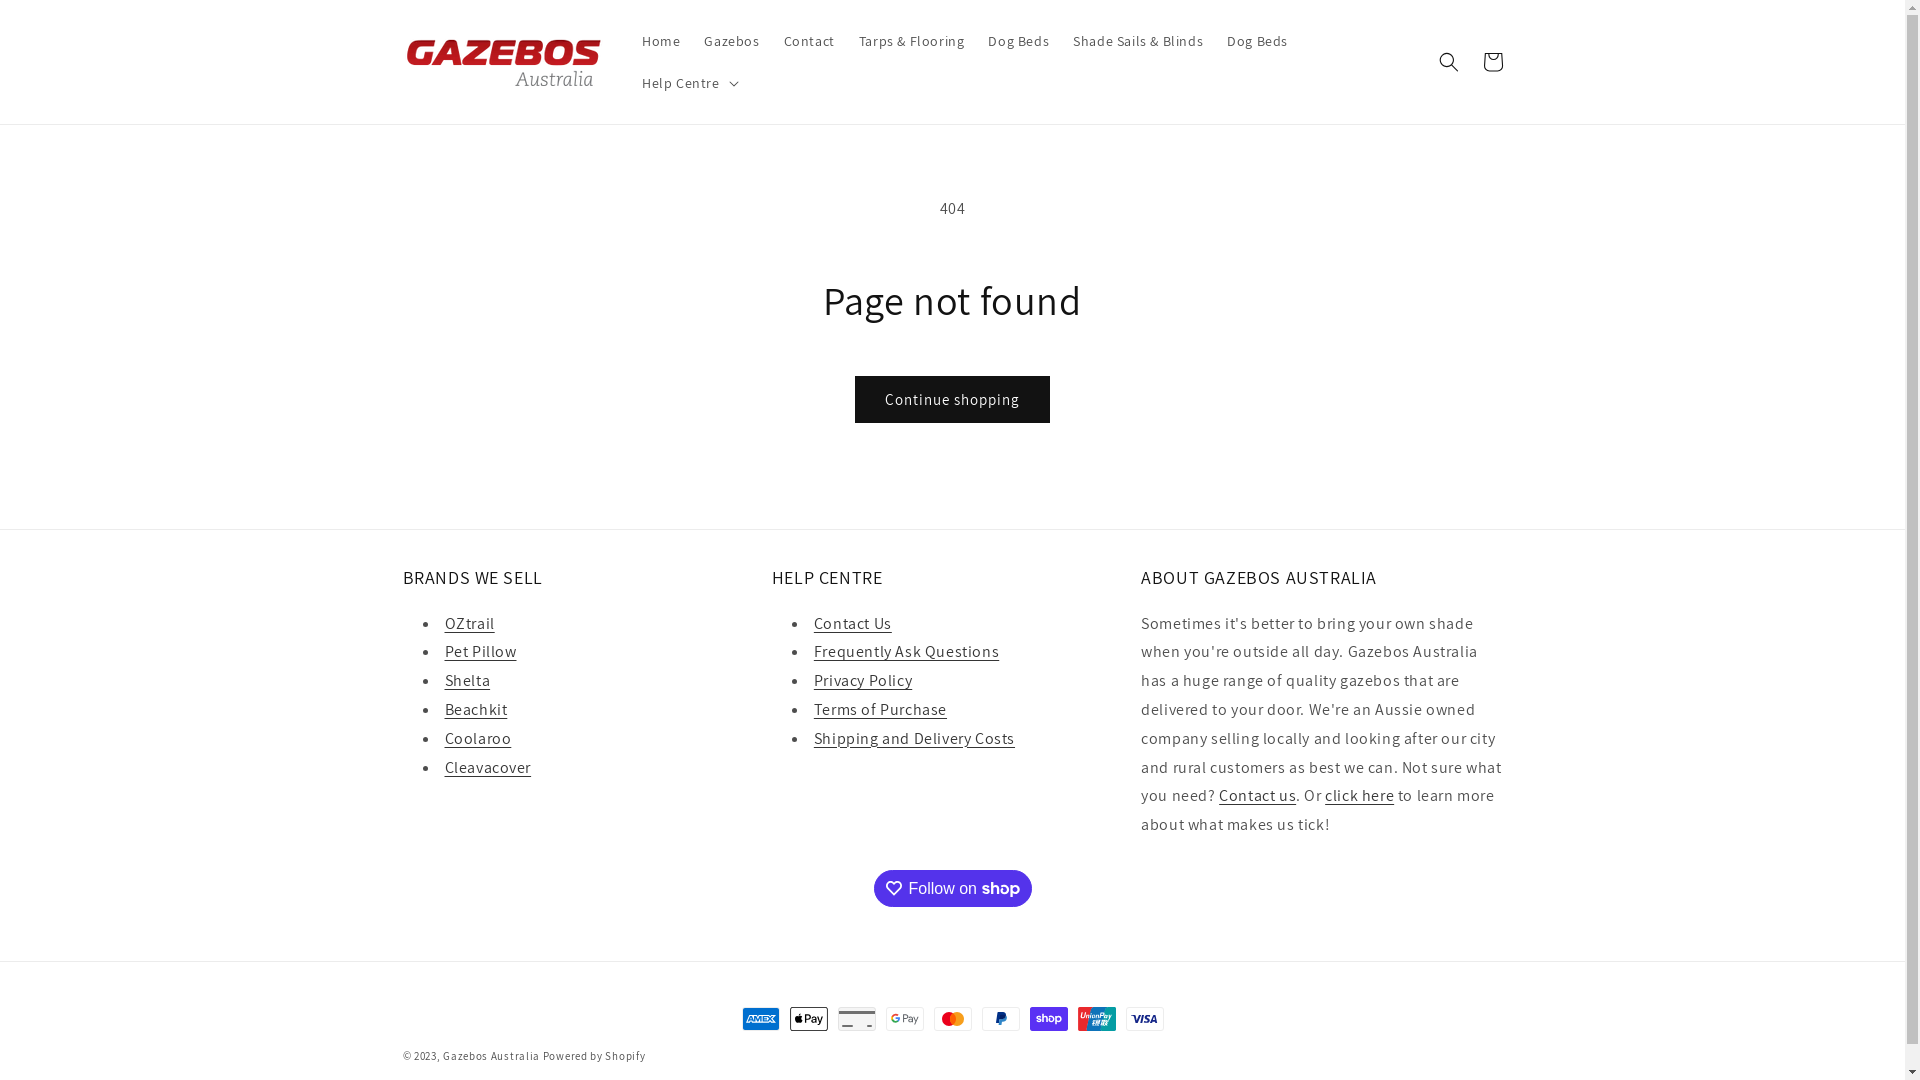 The width and height of the screenshot is (1920, 1080). I want to click on 'Dog Beds', so click(1256, 41).